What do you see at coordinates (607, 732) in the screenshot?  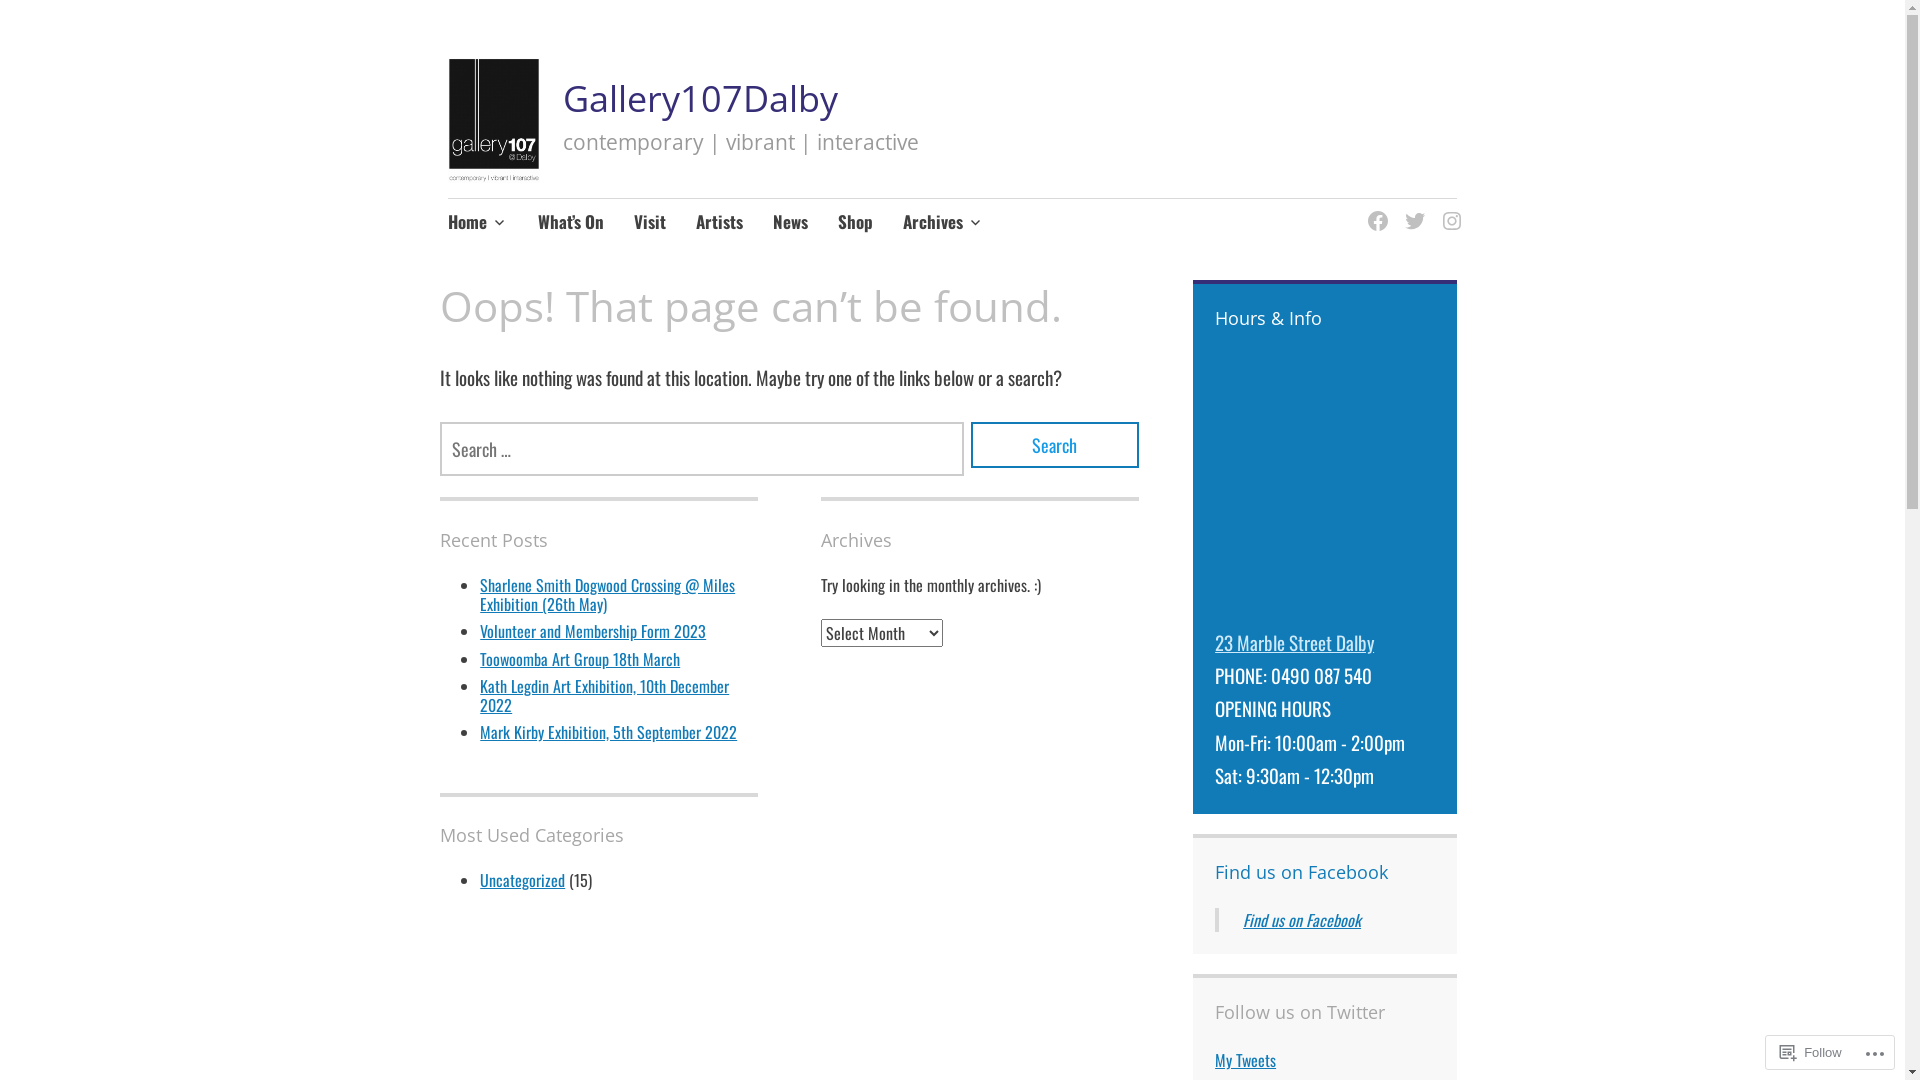 I see `'Mark Kirby Exhibition, 5th September 2022'` at bounding box center [607, 732].